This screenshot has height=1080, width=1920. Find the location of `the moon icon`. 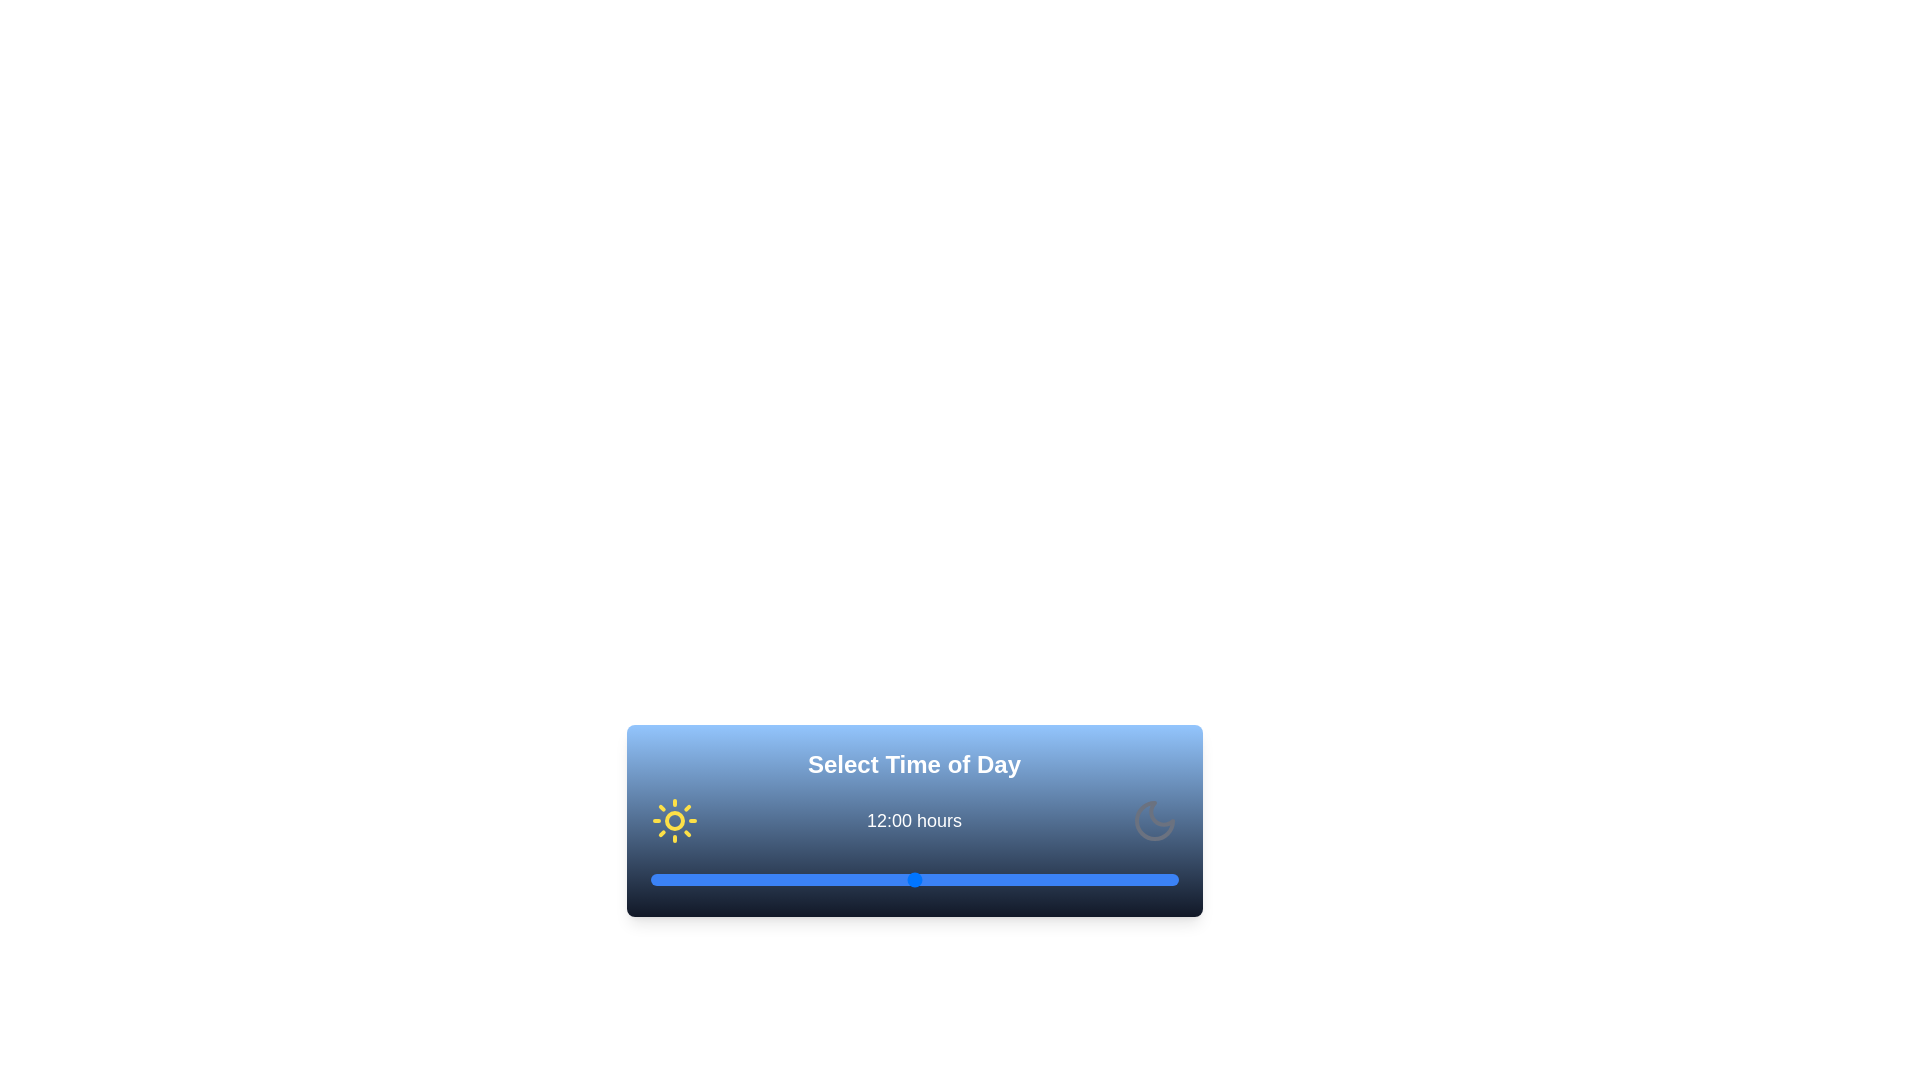

the moon icon is located at coordinates (1154, 821).